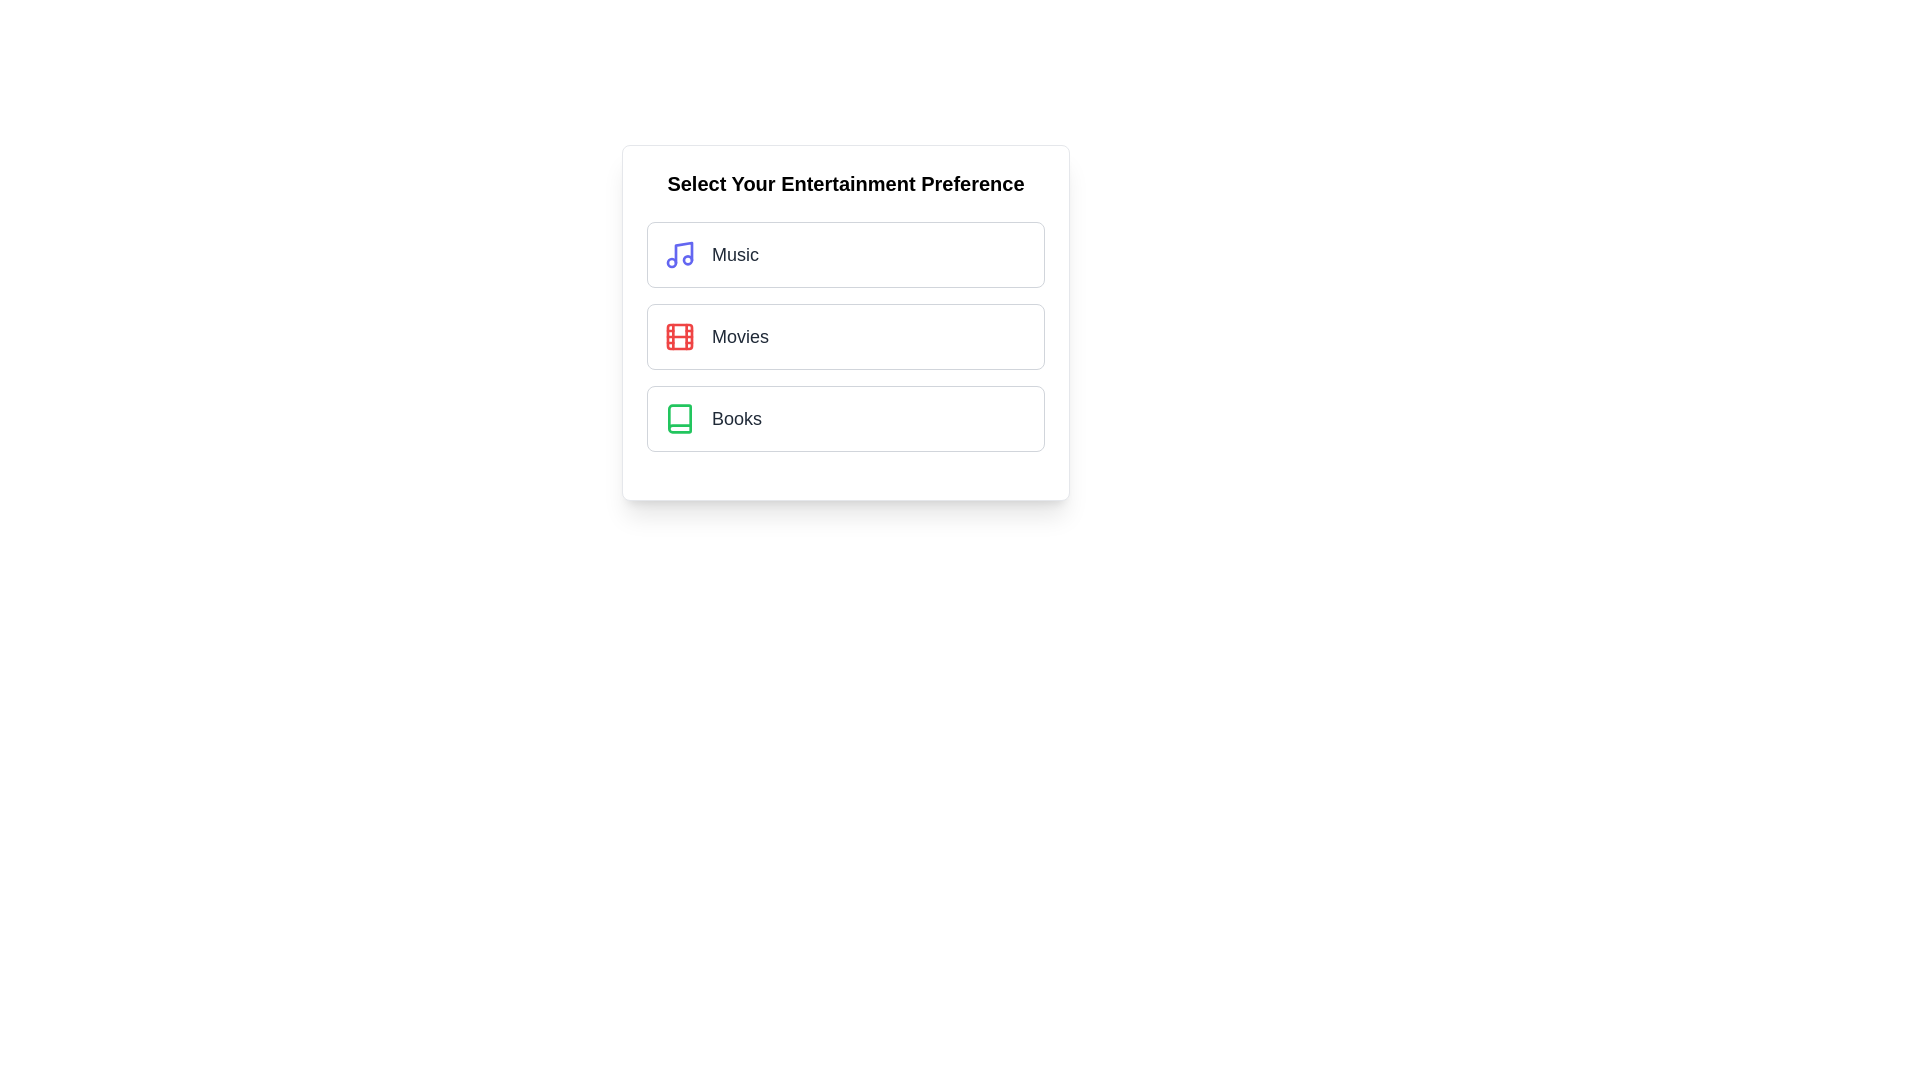 The height and width of the screenshot is (1080, 1920). What do you see at coordinates (680, 418) in the screenshot?
I see `the 'Books' icon (SVG Graphic) located within the button to the left of the text label 'Books'` at bounding box center [680, 418].